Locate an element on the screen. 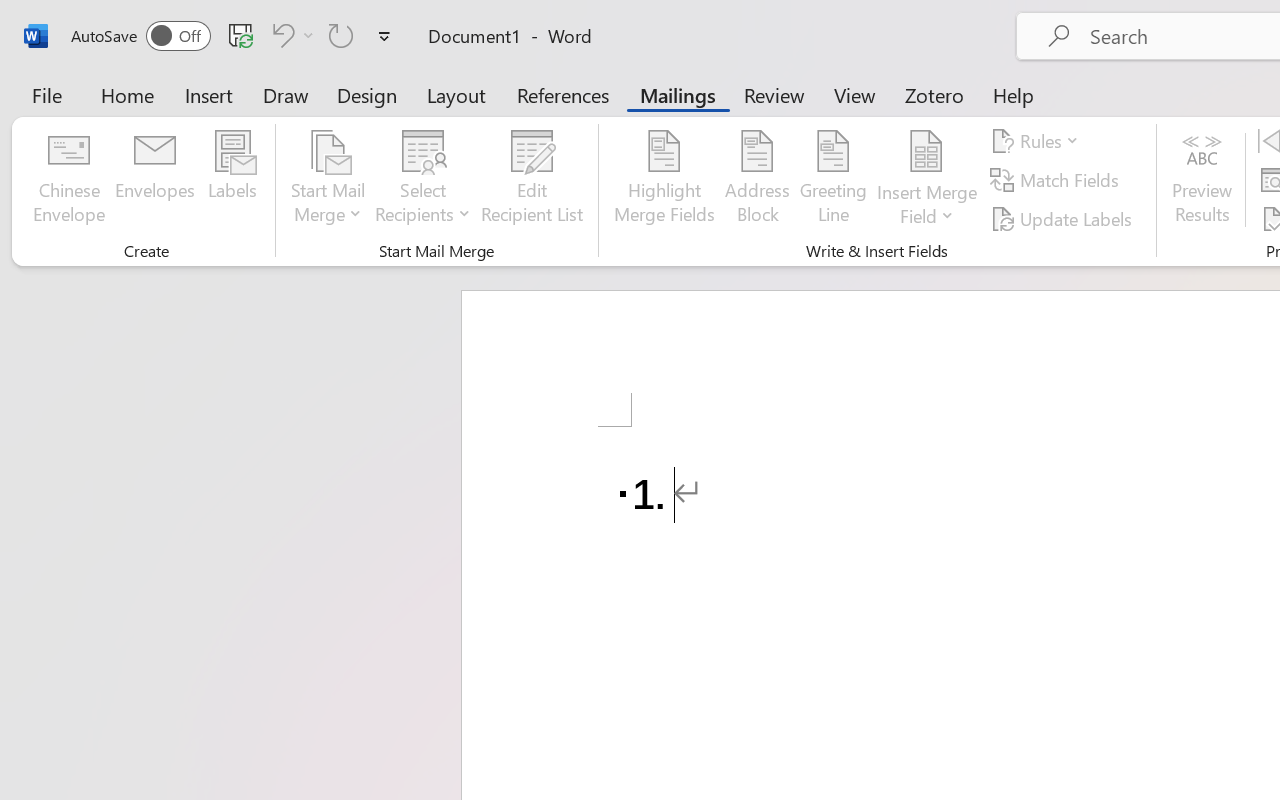 The width and height of the screenshot is (1280, 800). 'Labels...' is located at coordinates (232, 179).